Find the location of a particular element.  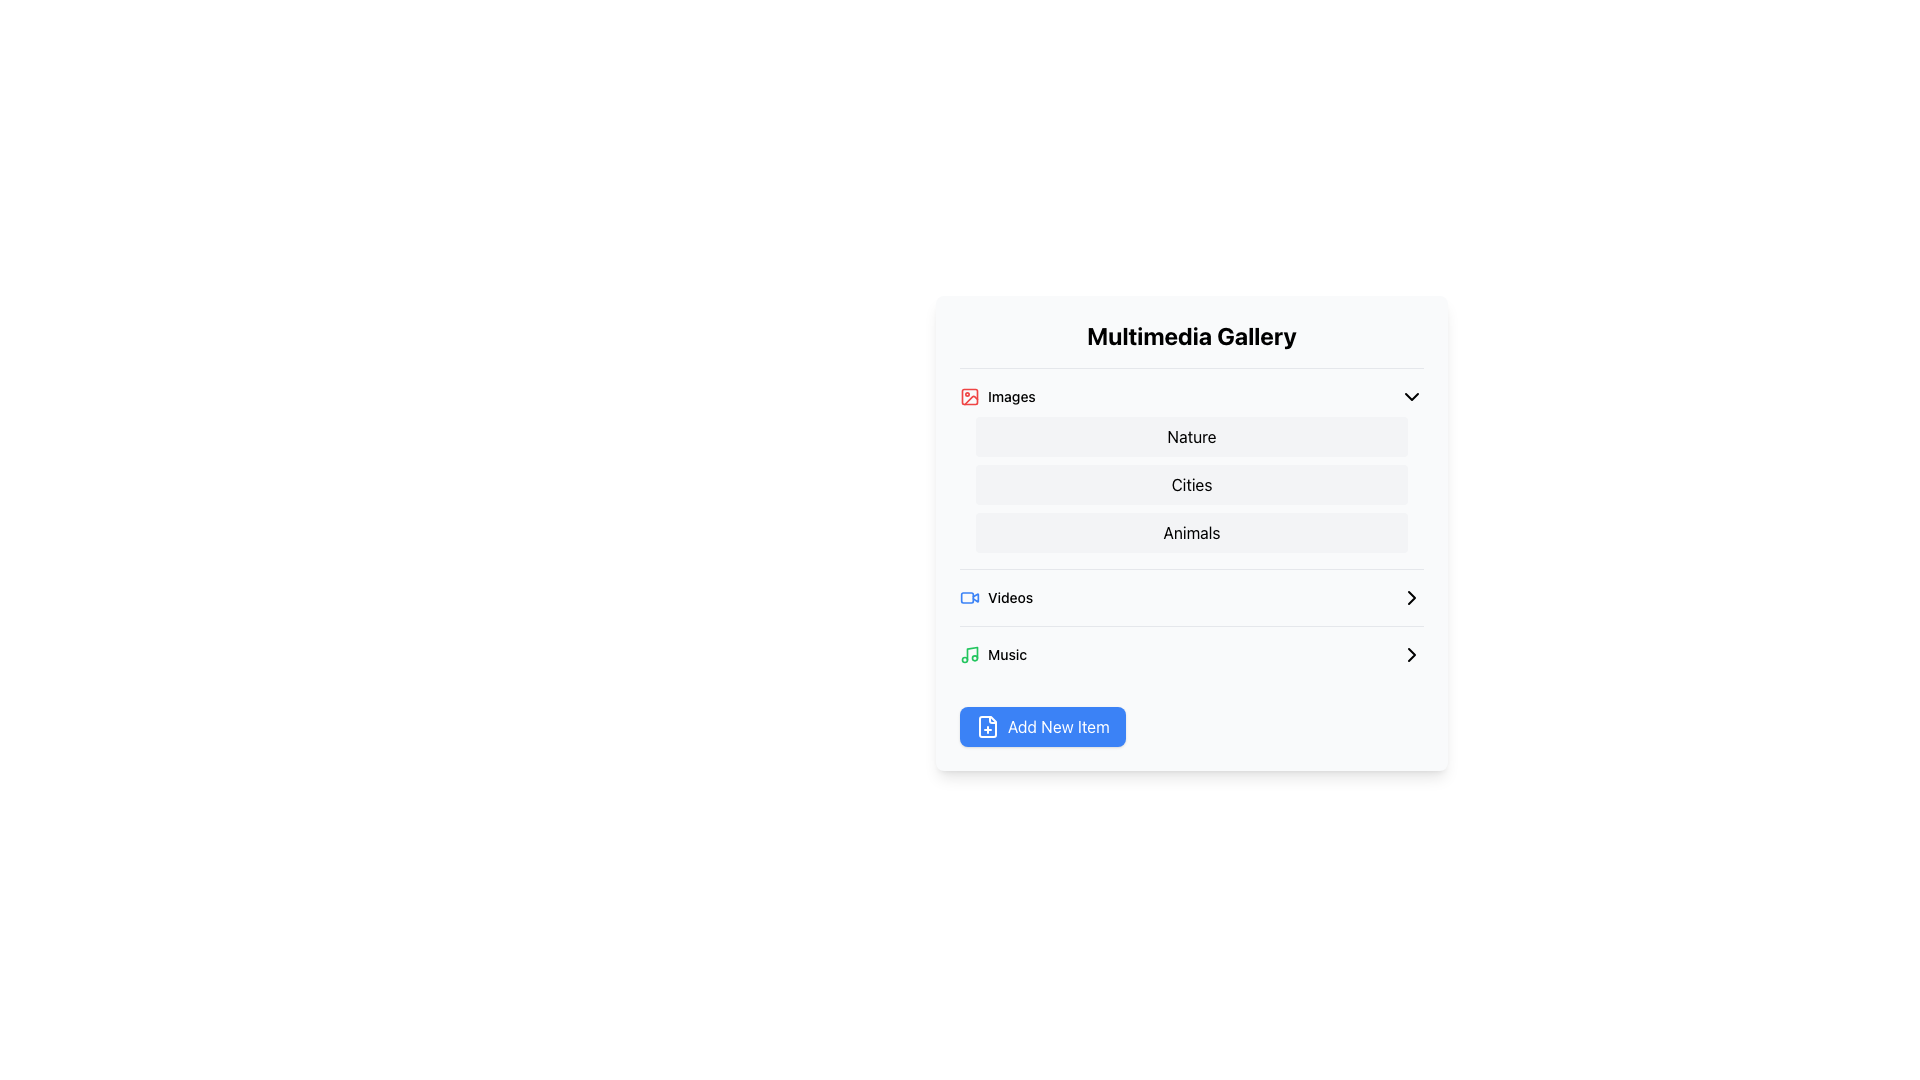

the 'Images', 'Videos', or 'Music' categories in the 'Multimedia Gallery' is located at coordinates (1191, 531).